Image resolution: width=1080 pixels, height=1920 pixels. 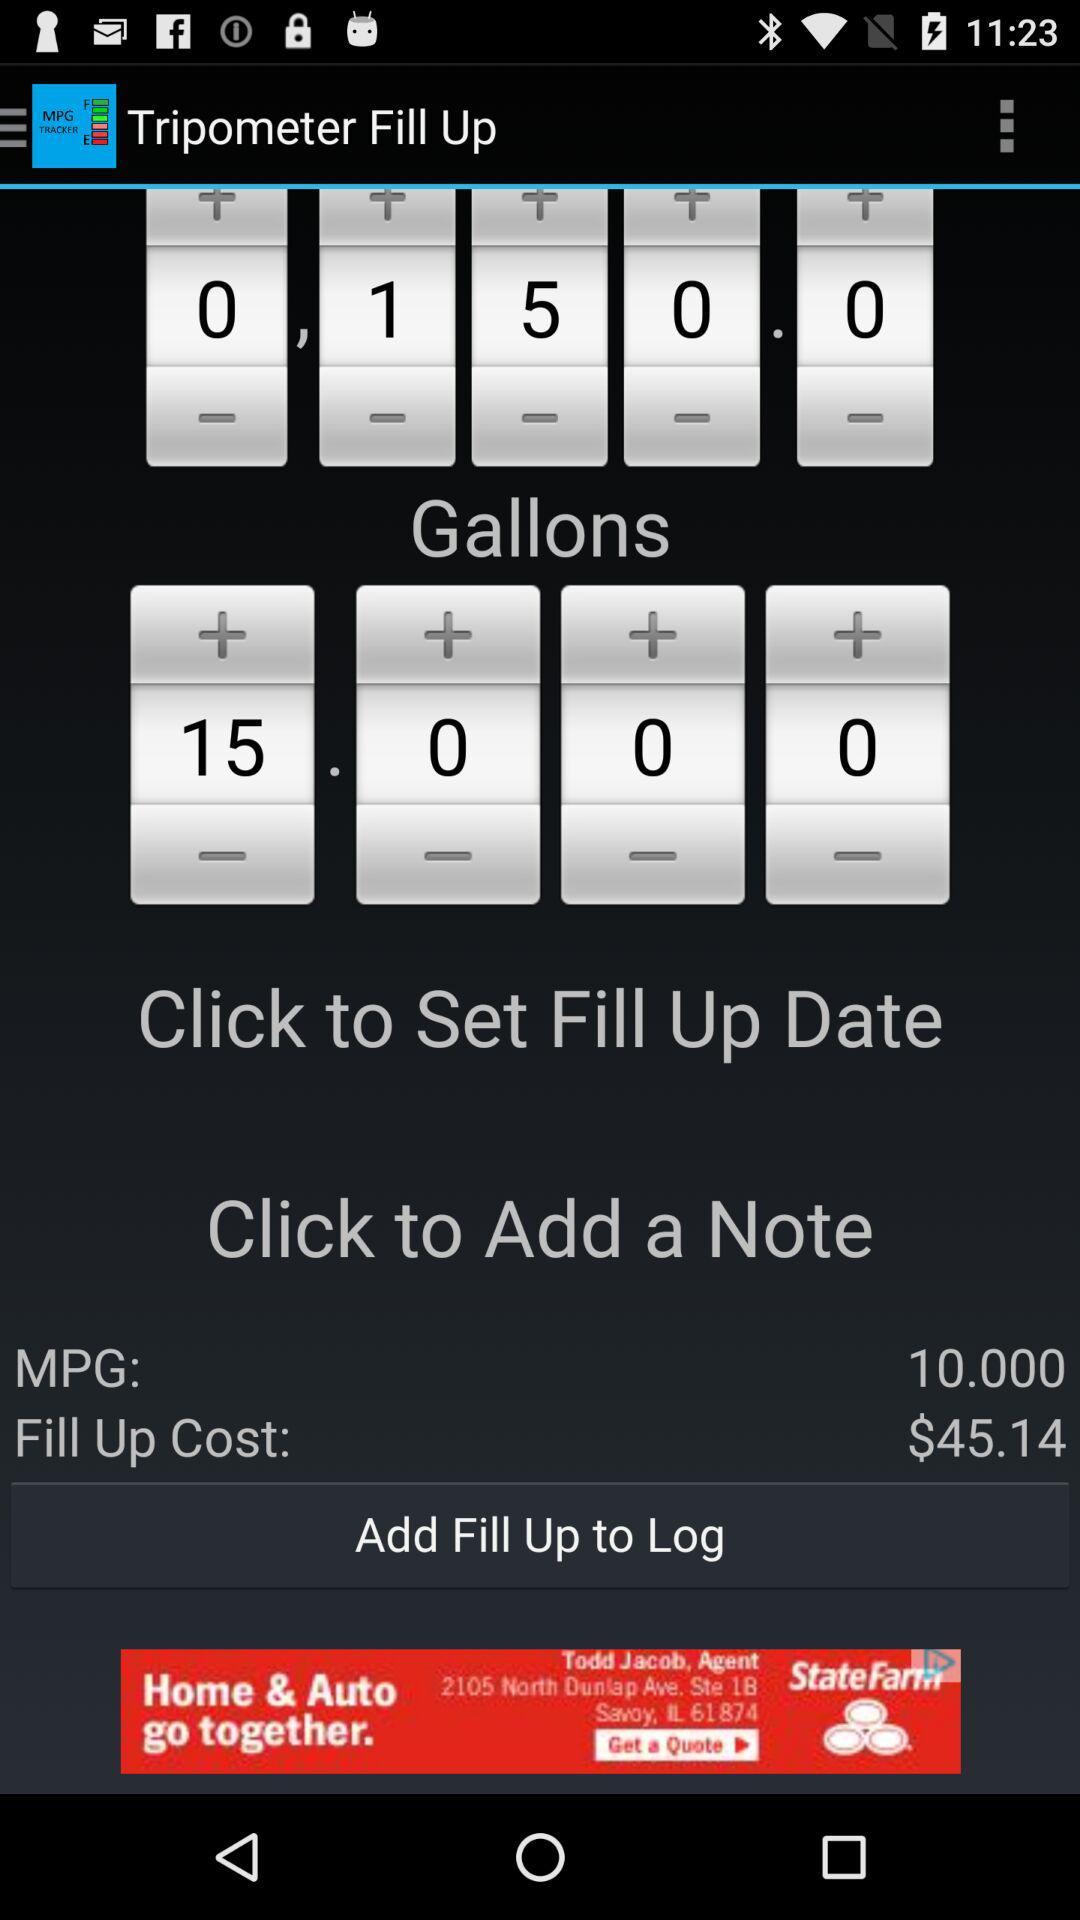 I want to click on increase by one, so click(x=690, y=217).